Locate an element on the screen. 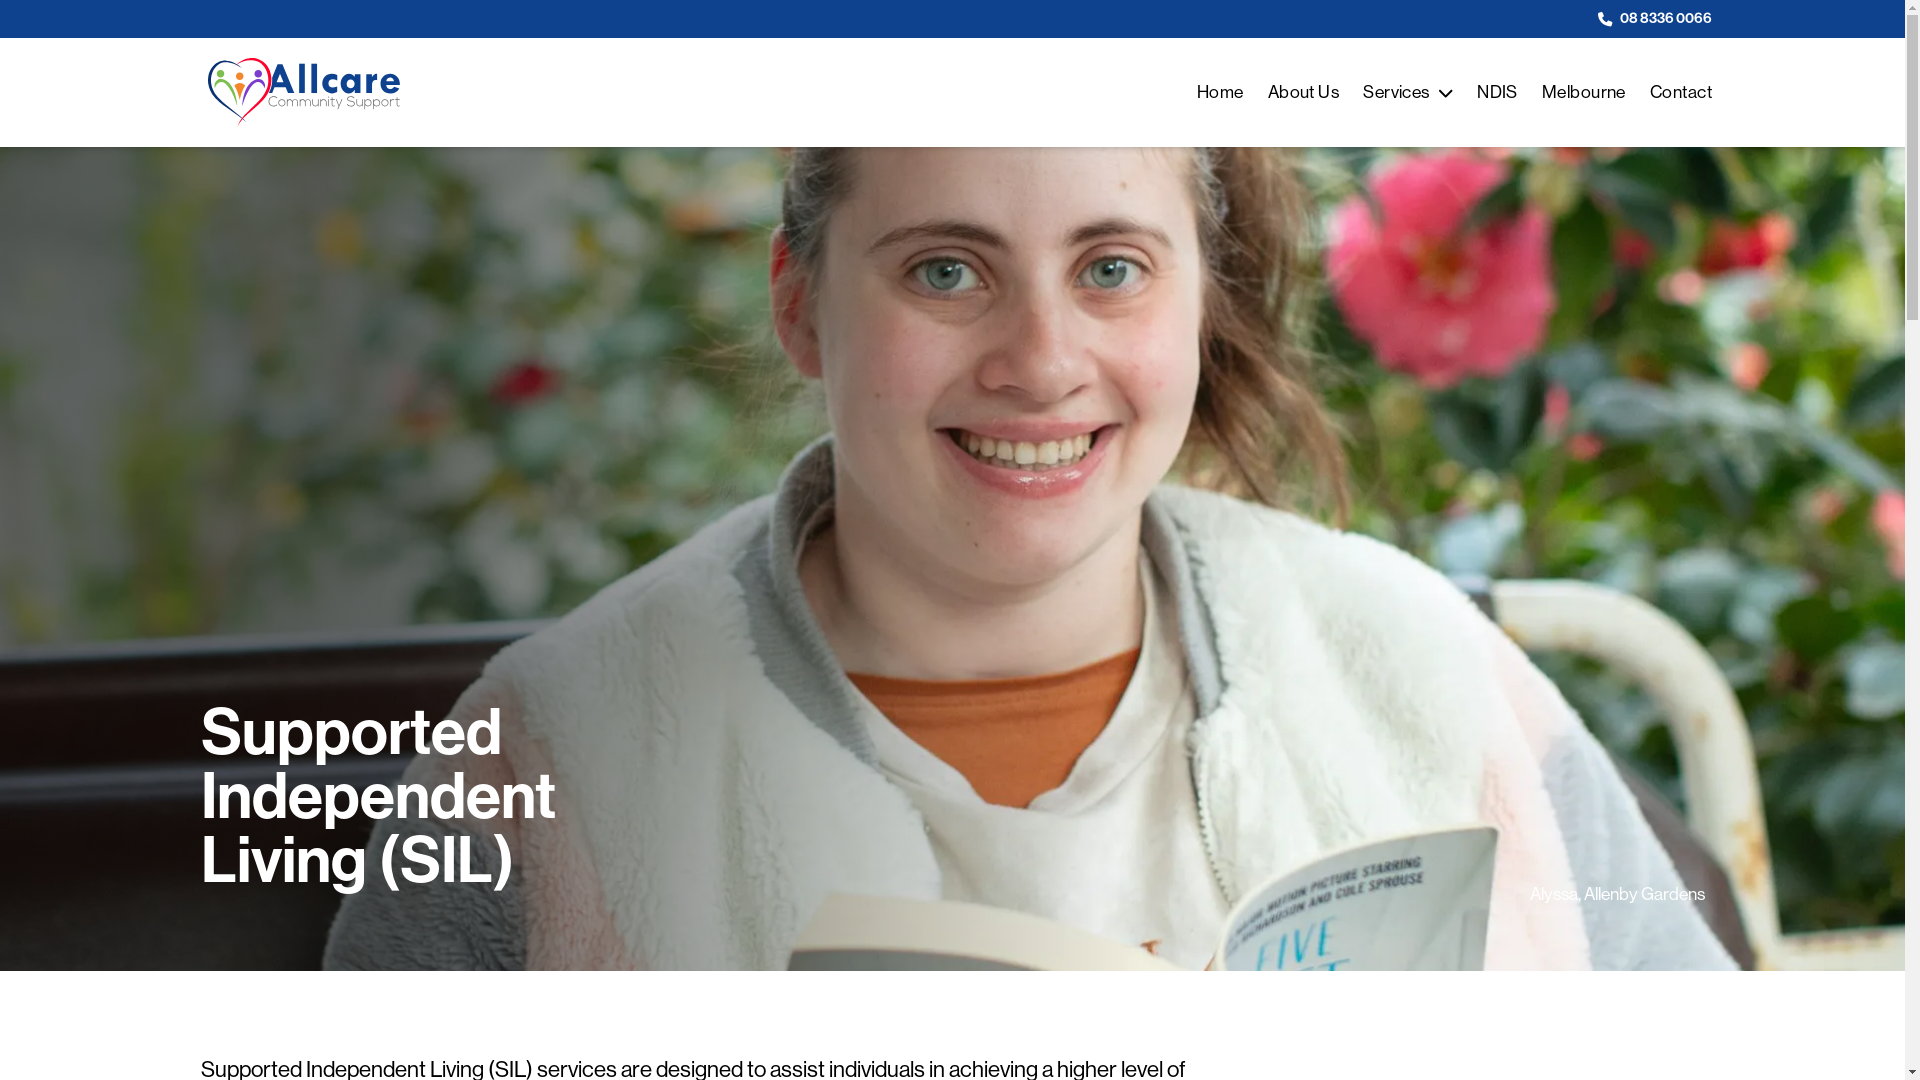 This screenshot has width=1920, height=1080. 'Services' is located at coordinates (1406, 92).